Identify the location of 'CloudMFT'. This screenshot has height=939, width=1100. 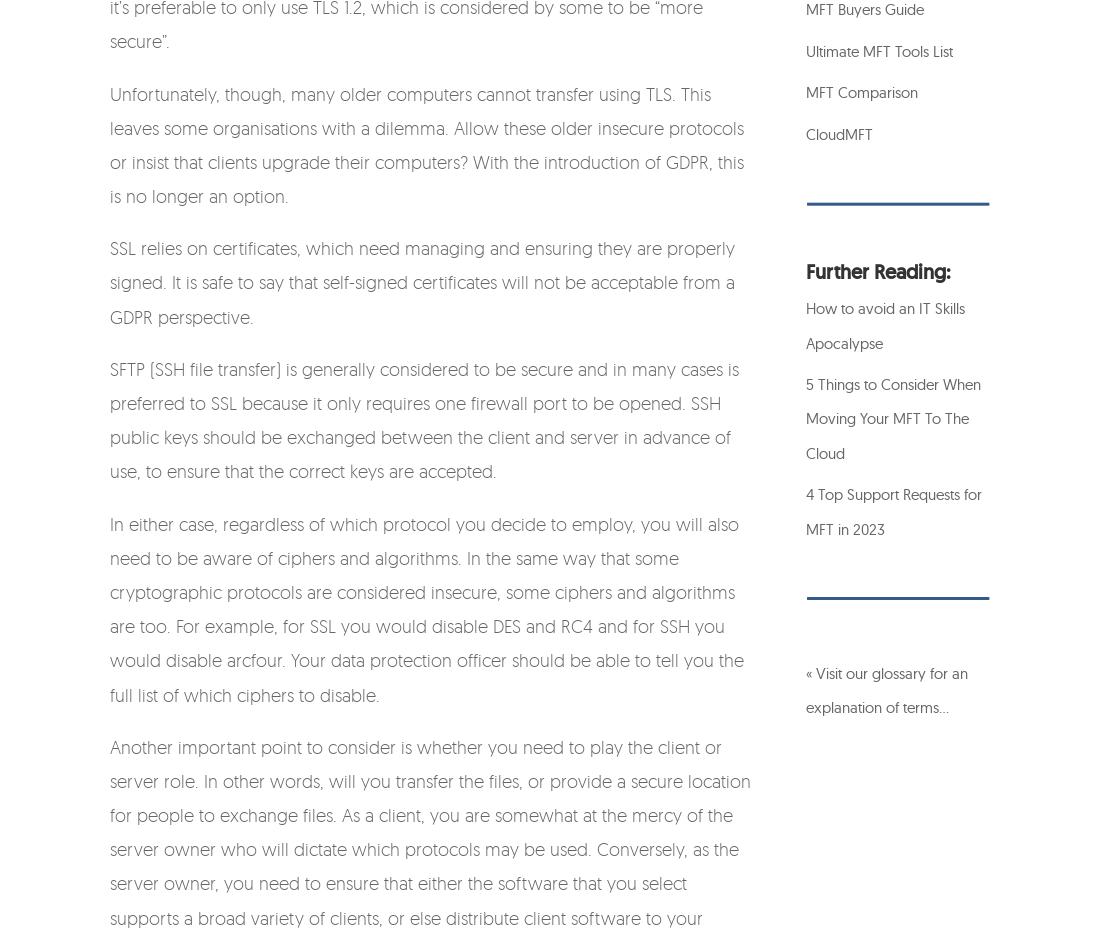
(838, 132).